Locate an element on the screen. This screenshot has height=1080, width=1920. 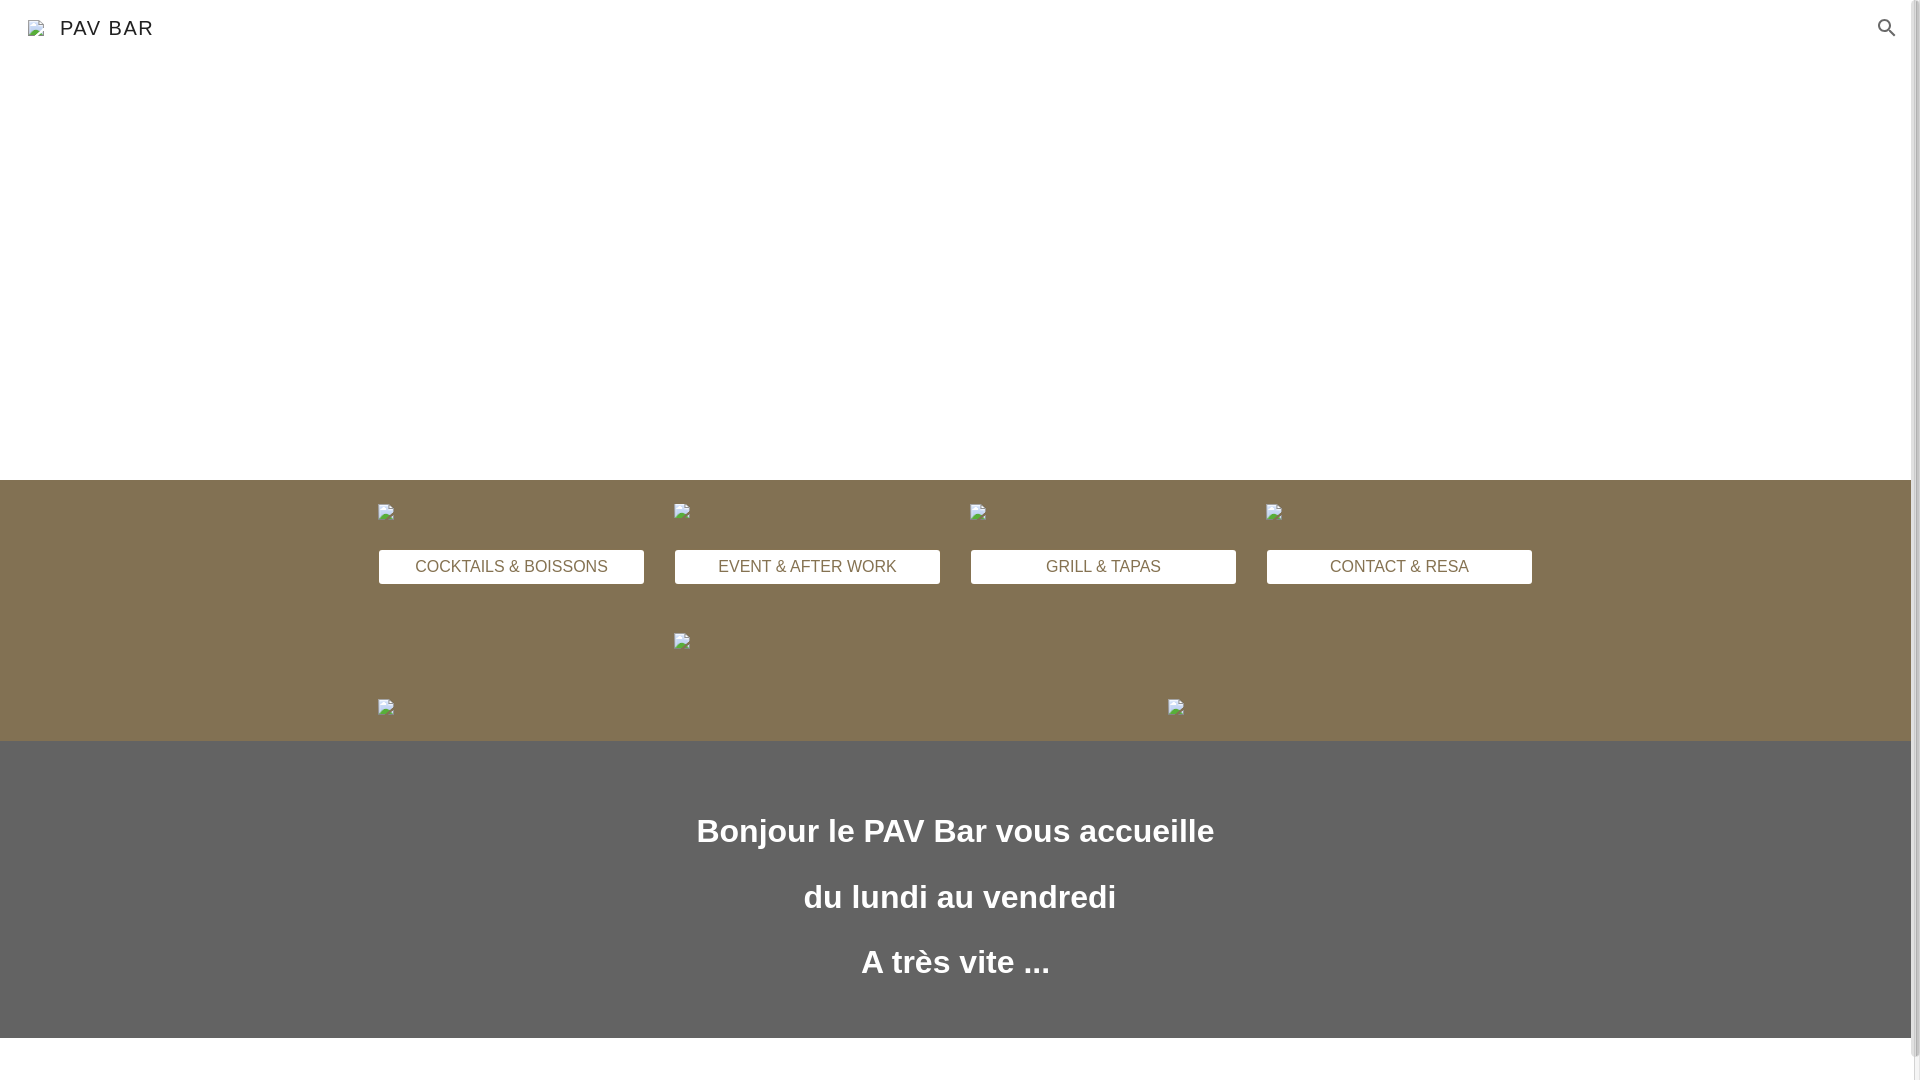
'CONTACT & RESA' is located at coordinates (1397, 567).